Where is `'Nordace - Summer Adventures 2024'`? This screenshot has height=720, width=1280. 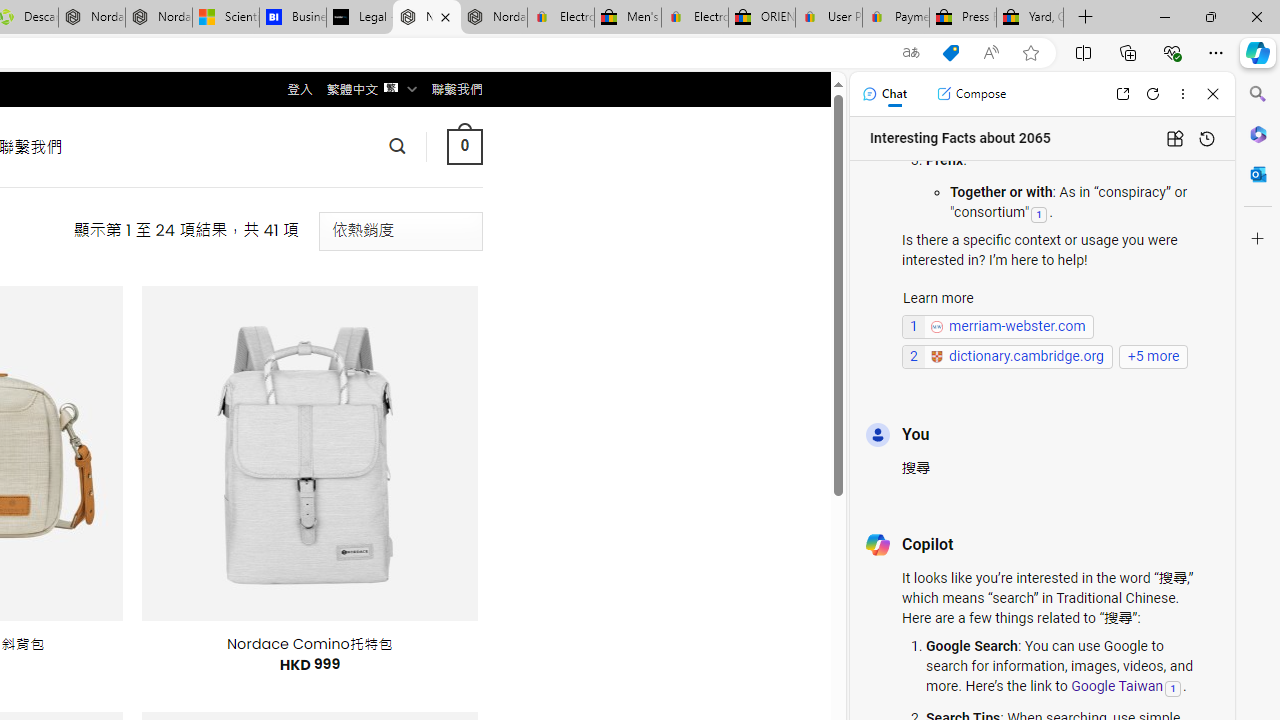
'Nordace - Summer Adventures 2024' is located at coordinates (91, 17).